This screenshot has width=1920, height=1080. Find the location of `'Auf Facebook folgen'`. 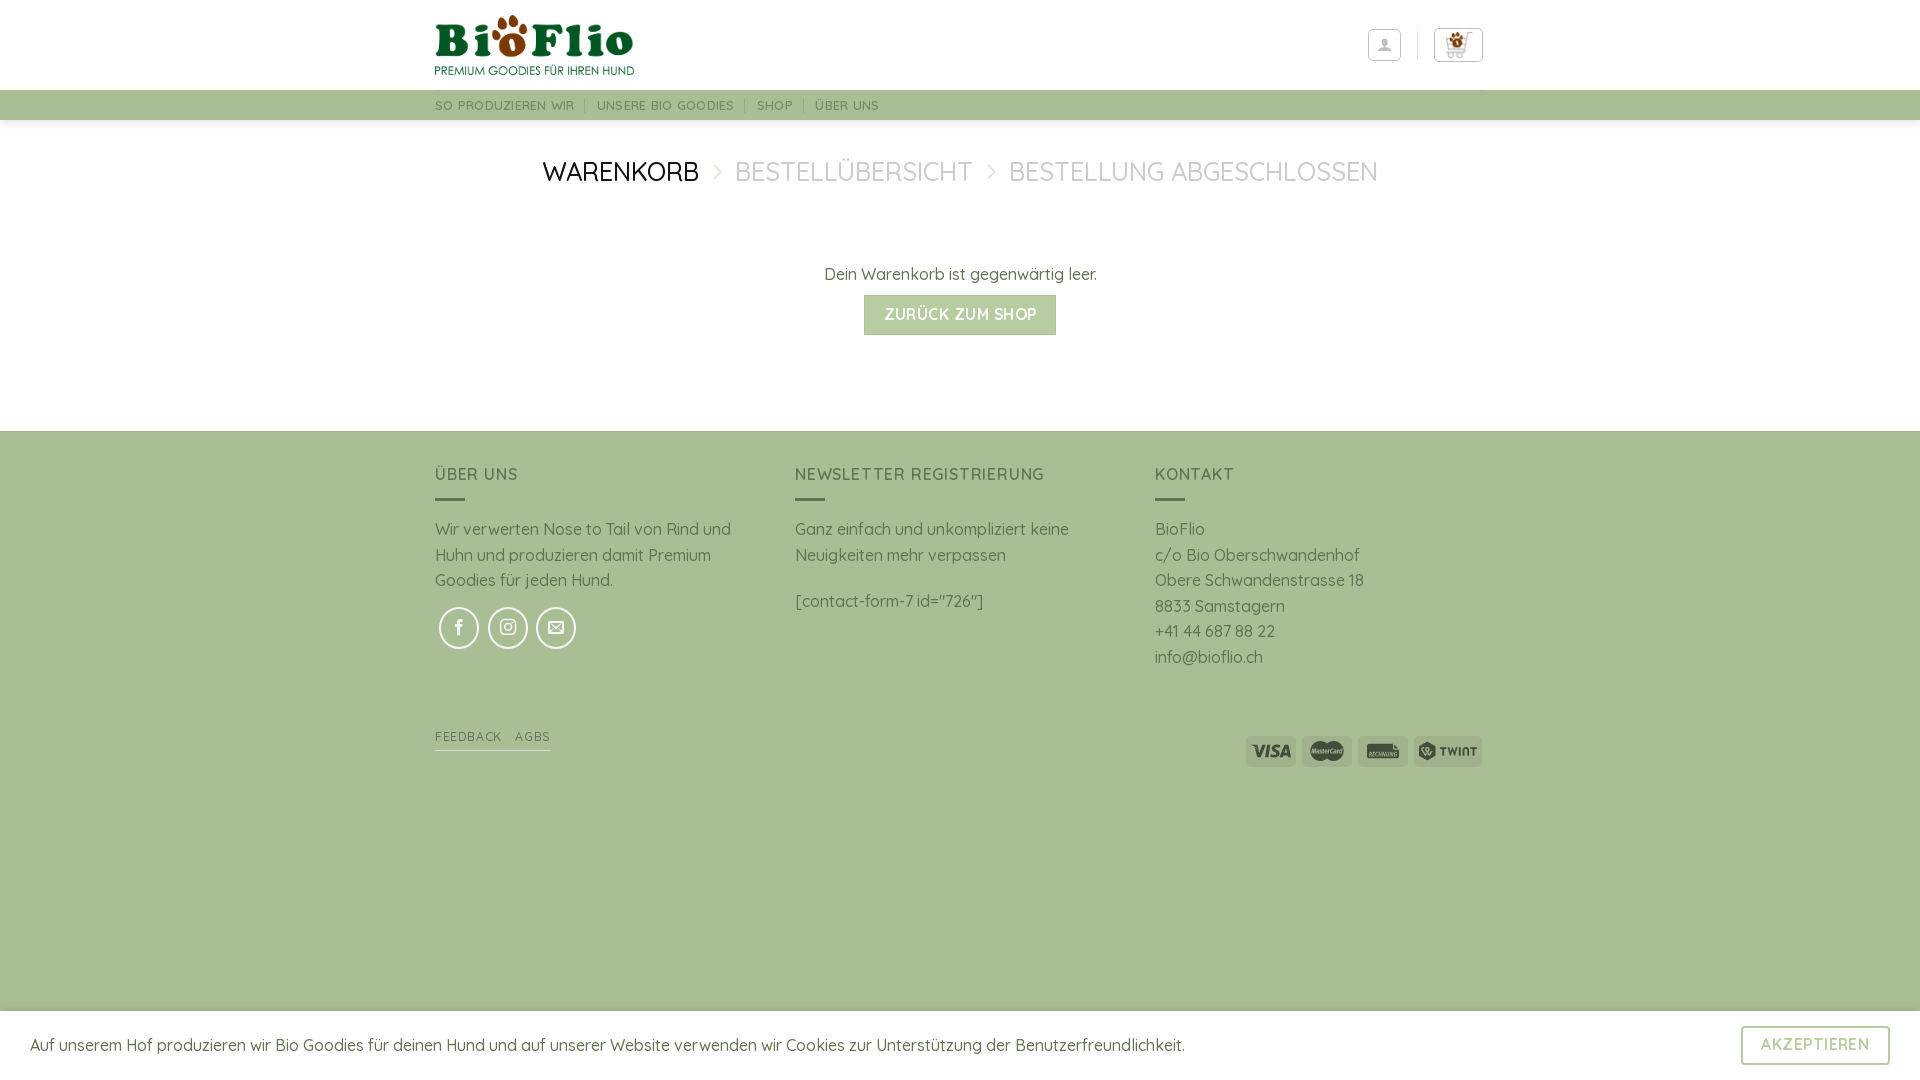

'Auf Facebook folgen' is located at coordinates (458, 627).